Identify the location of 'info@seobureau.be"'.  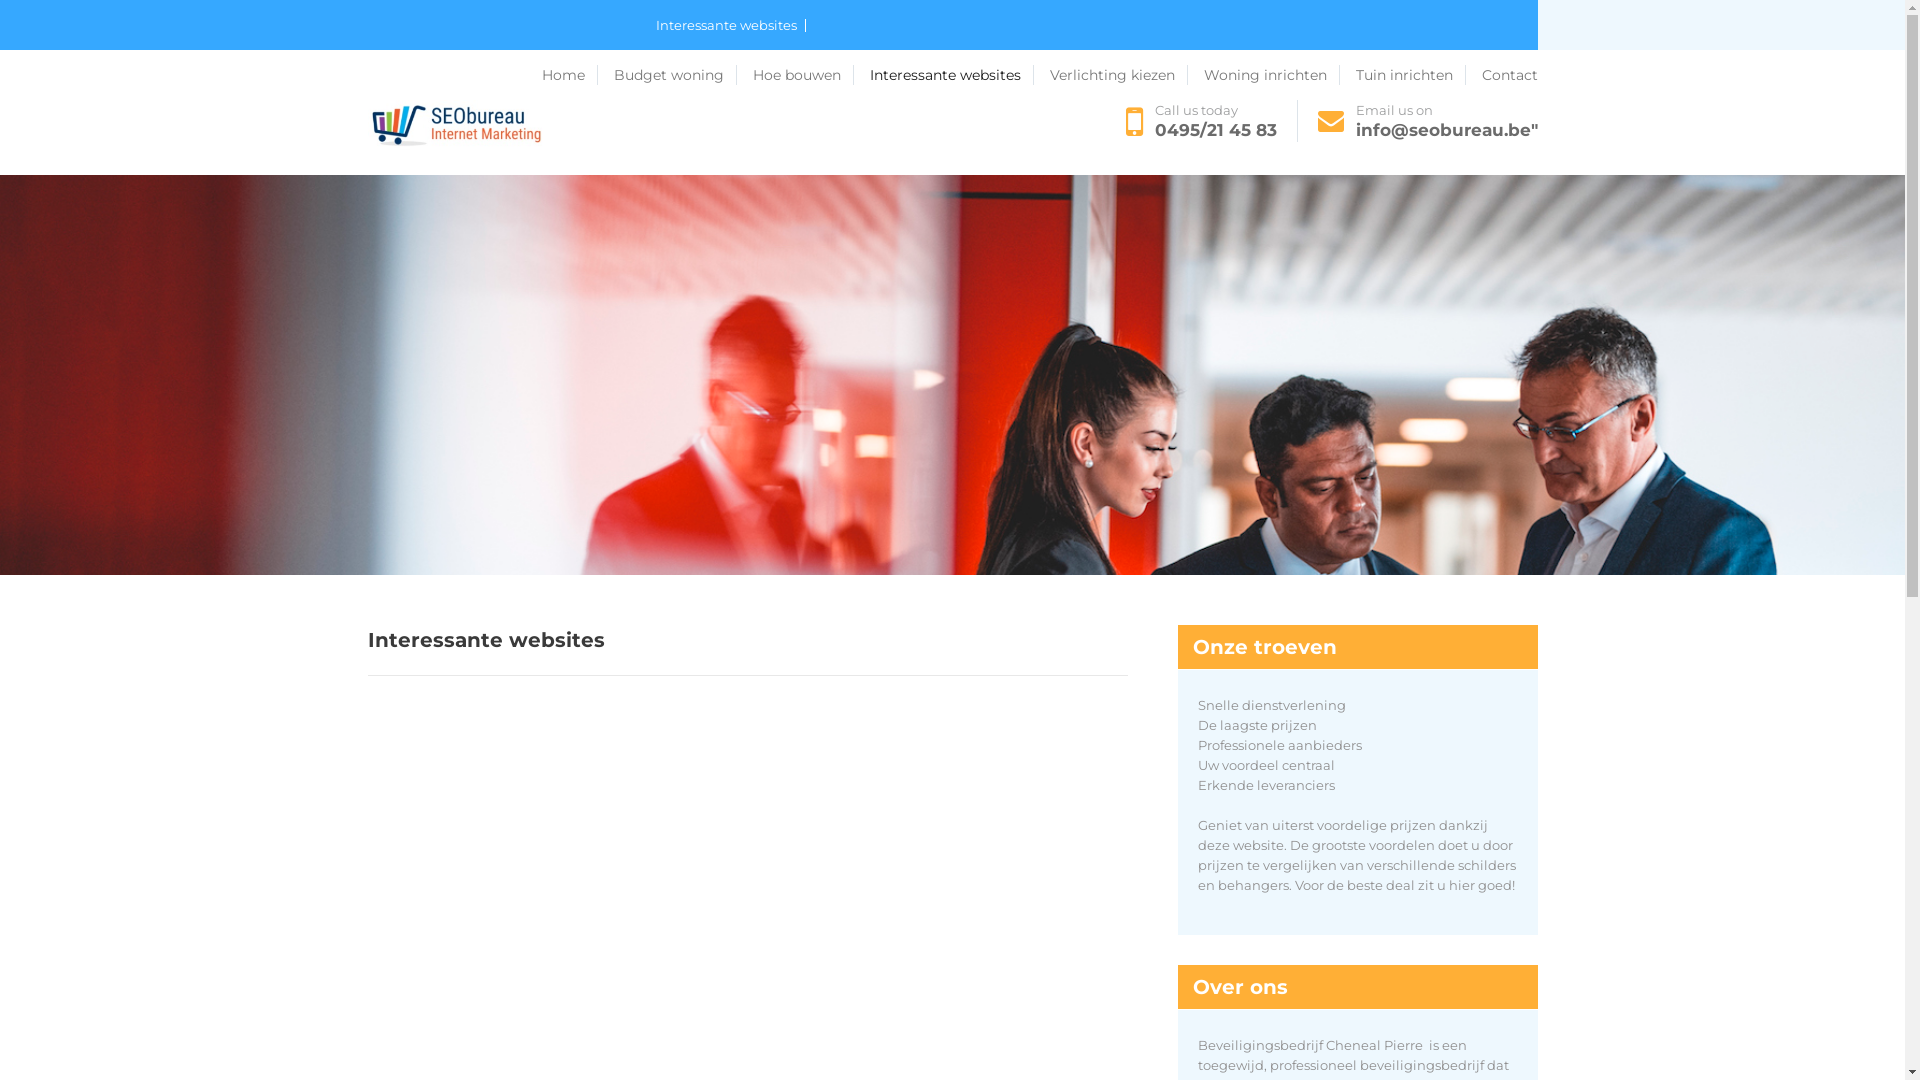
(1446, 130).